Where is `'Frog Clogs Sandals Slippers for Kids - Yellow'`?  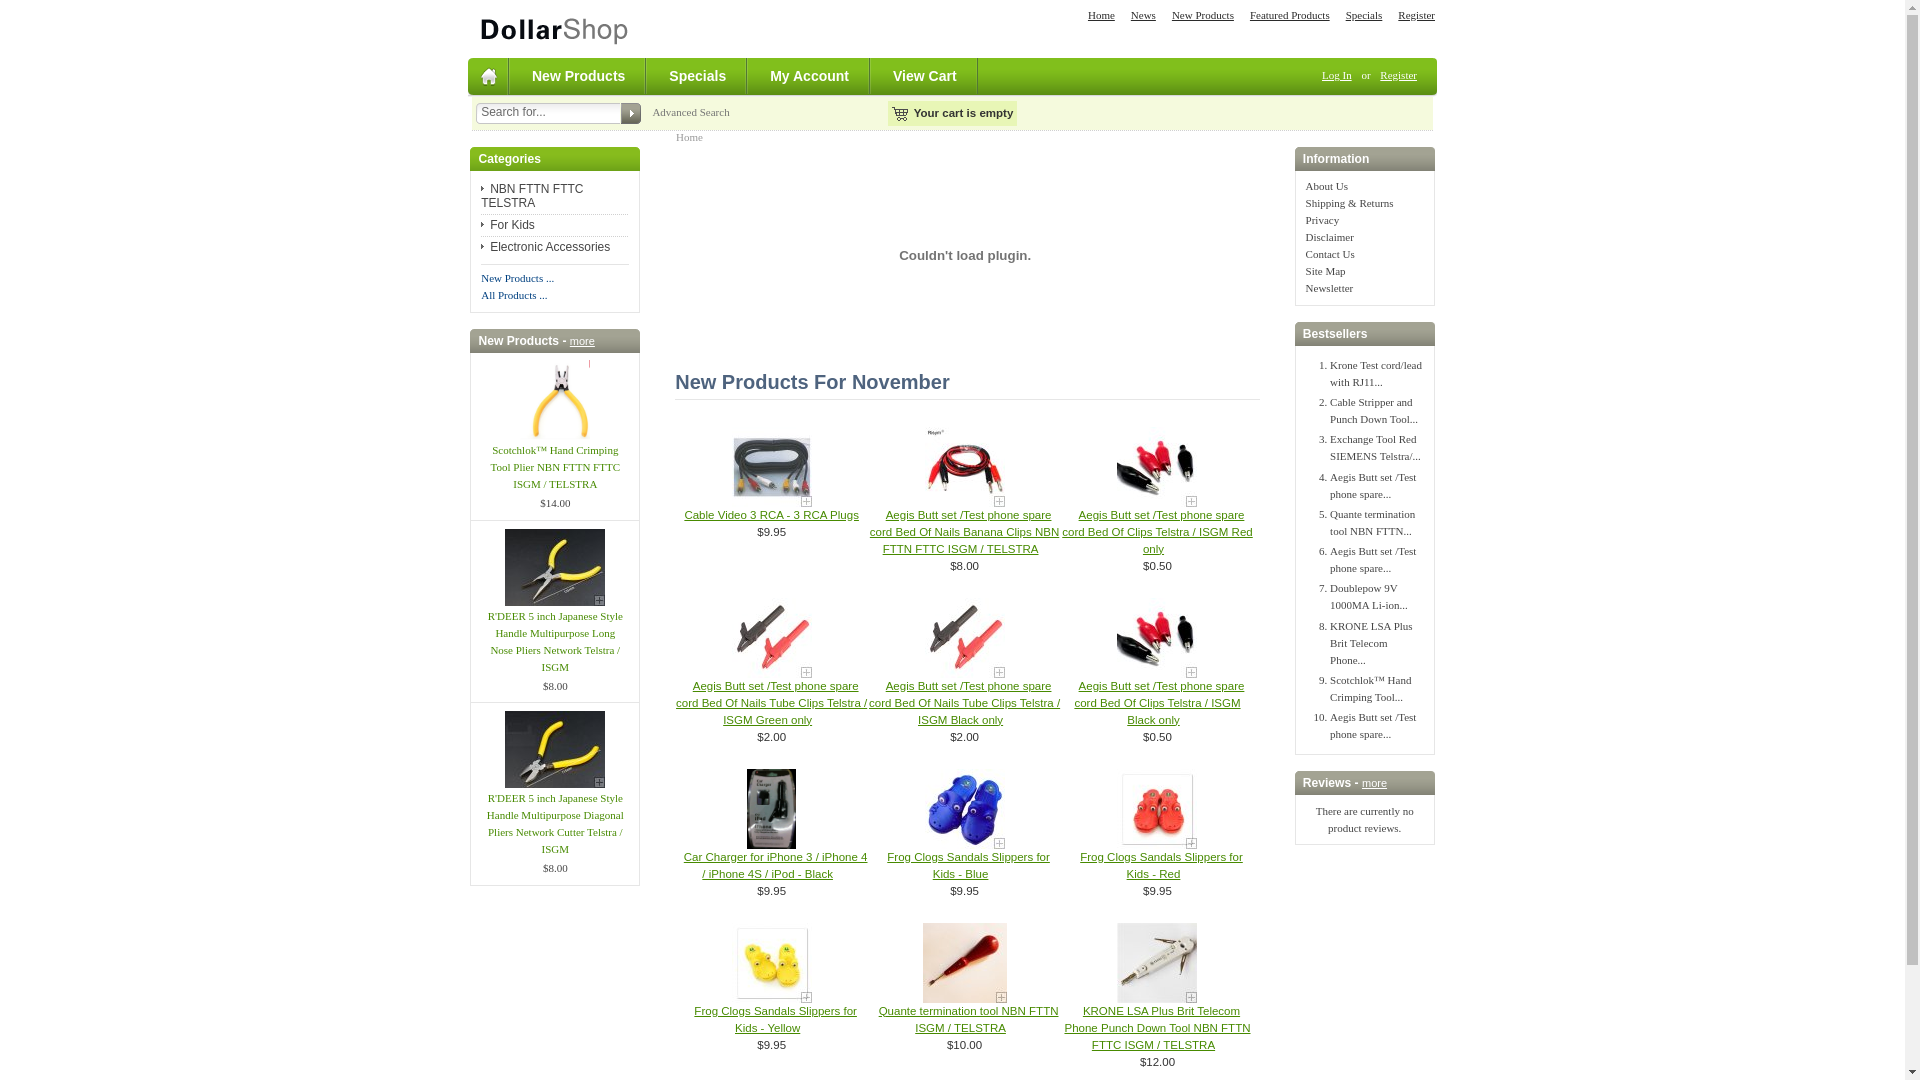
'Frog Clogs Sandals Slippers for Kids - Yellow' is located at coordinates (774, 1019).